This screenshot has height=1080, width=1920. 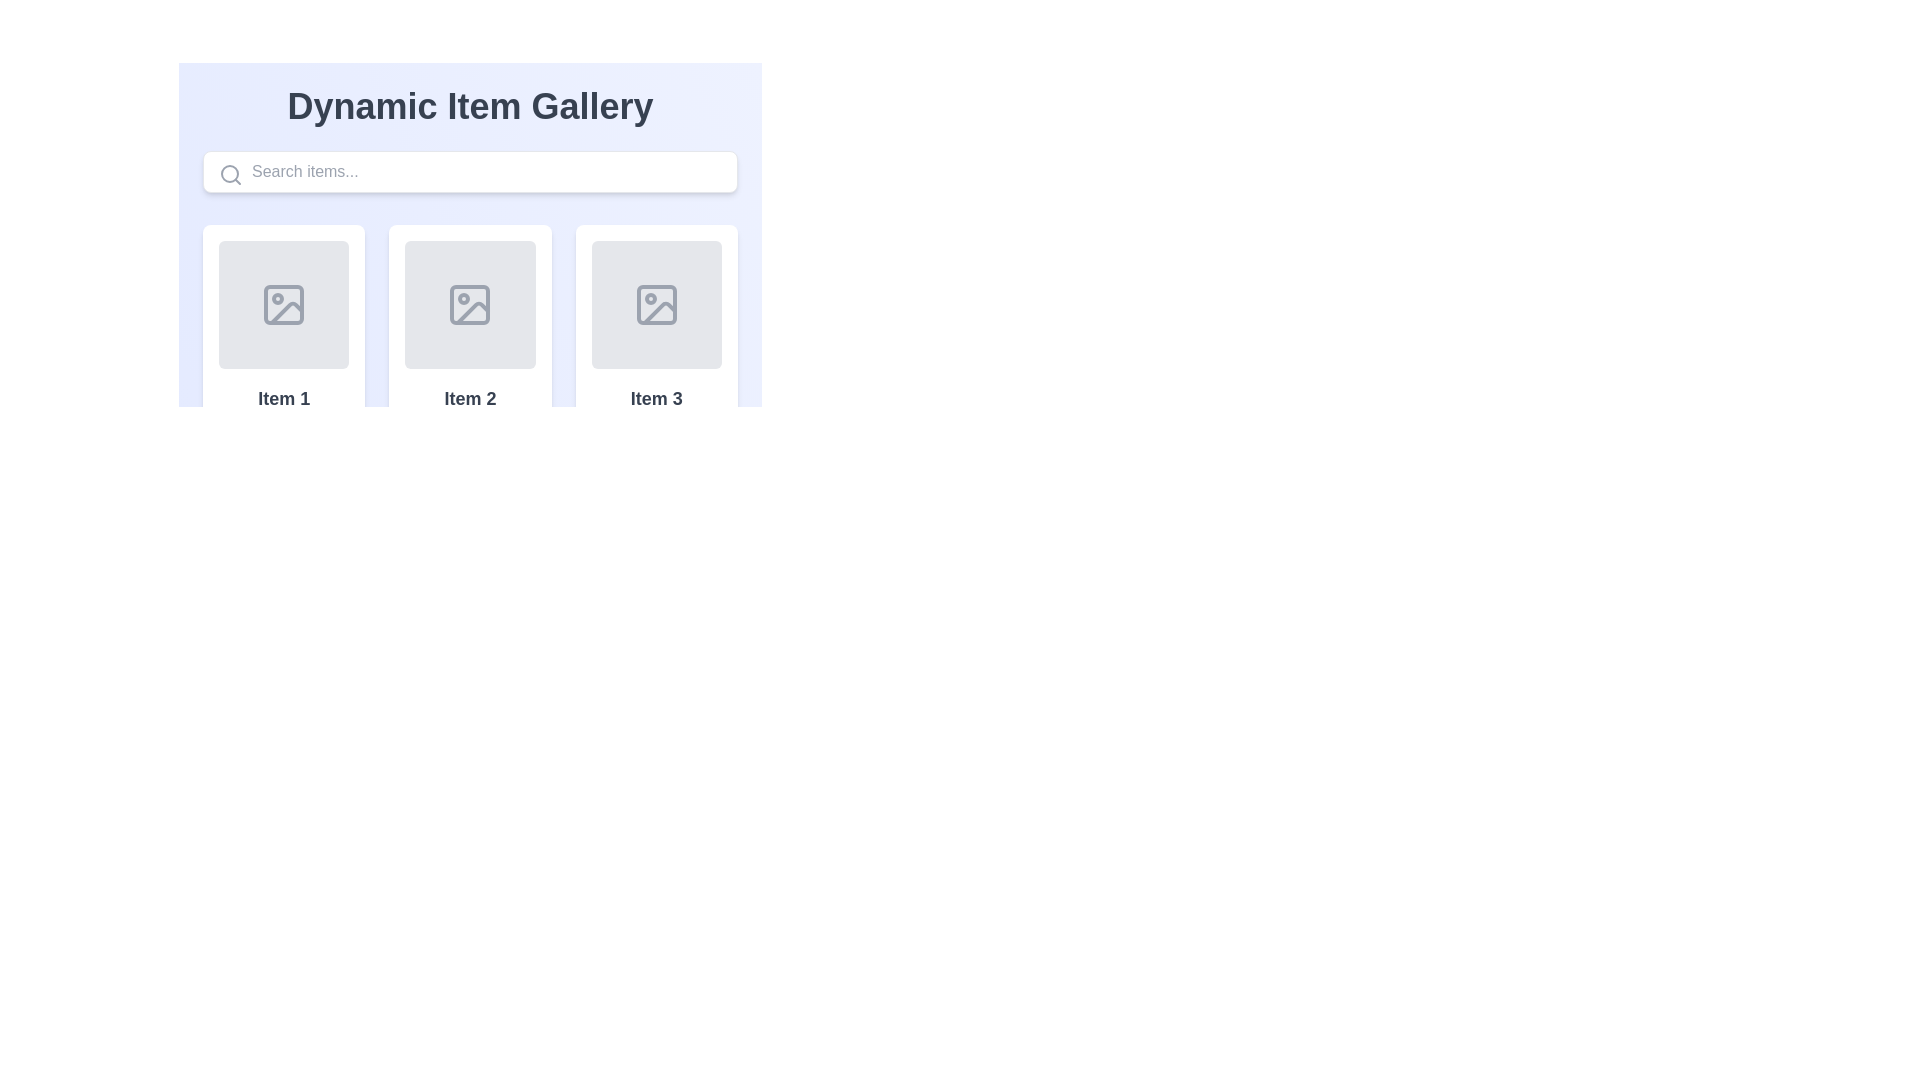 What do you see at coordinates (469, 398) in the screenshot?
I see `the 'Item 2' text label, which is styled with a large bold gray font and positioned below the second image placeholder in a tiled layout` at bounding box center [469, 398].